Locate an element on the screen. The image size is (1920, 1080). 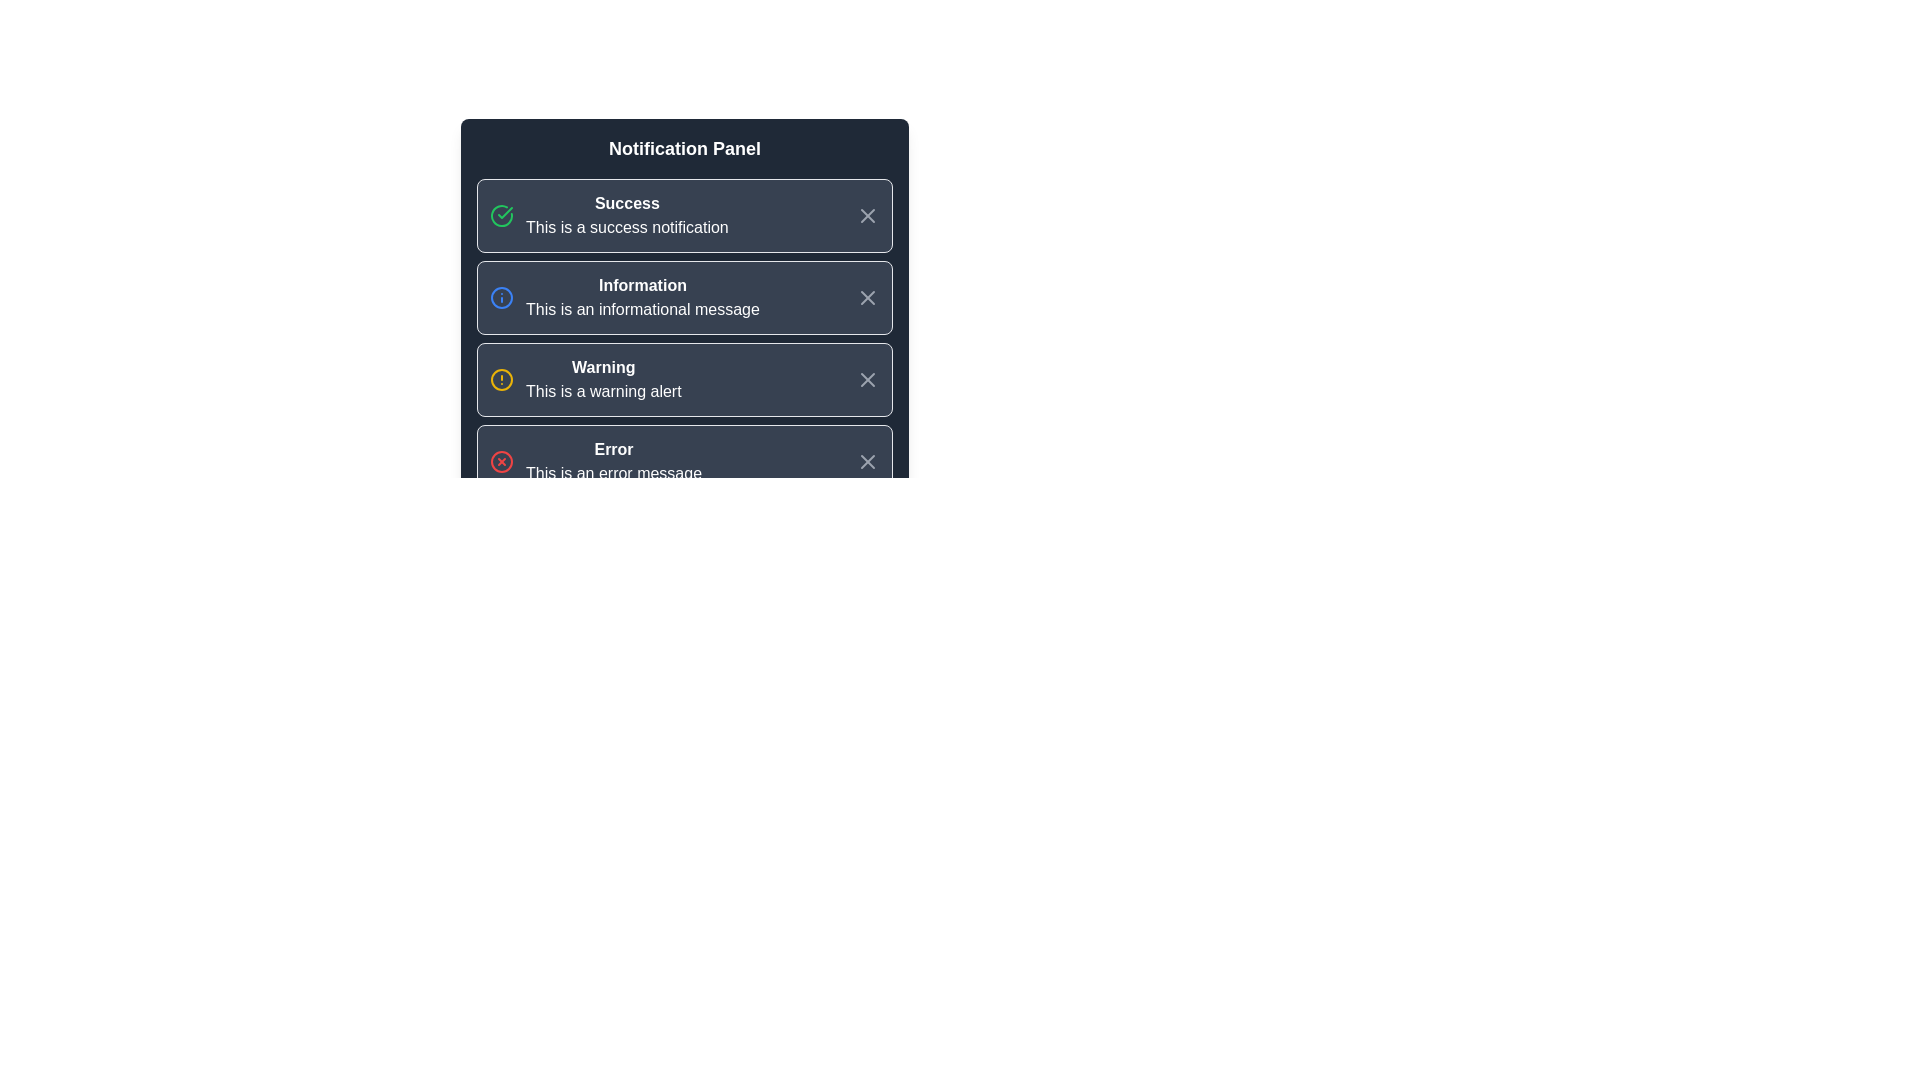
title 'Error' and subtitle 'This is an error message' from the fourth notification in the vertically stacked list of notifications, which is displayed in a dark gray panel with white text is located at coordinates (594, 462).